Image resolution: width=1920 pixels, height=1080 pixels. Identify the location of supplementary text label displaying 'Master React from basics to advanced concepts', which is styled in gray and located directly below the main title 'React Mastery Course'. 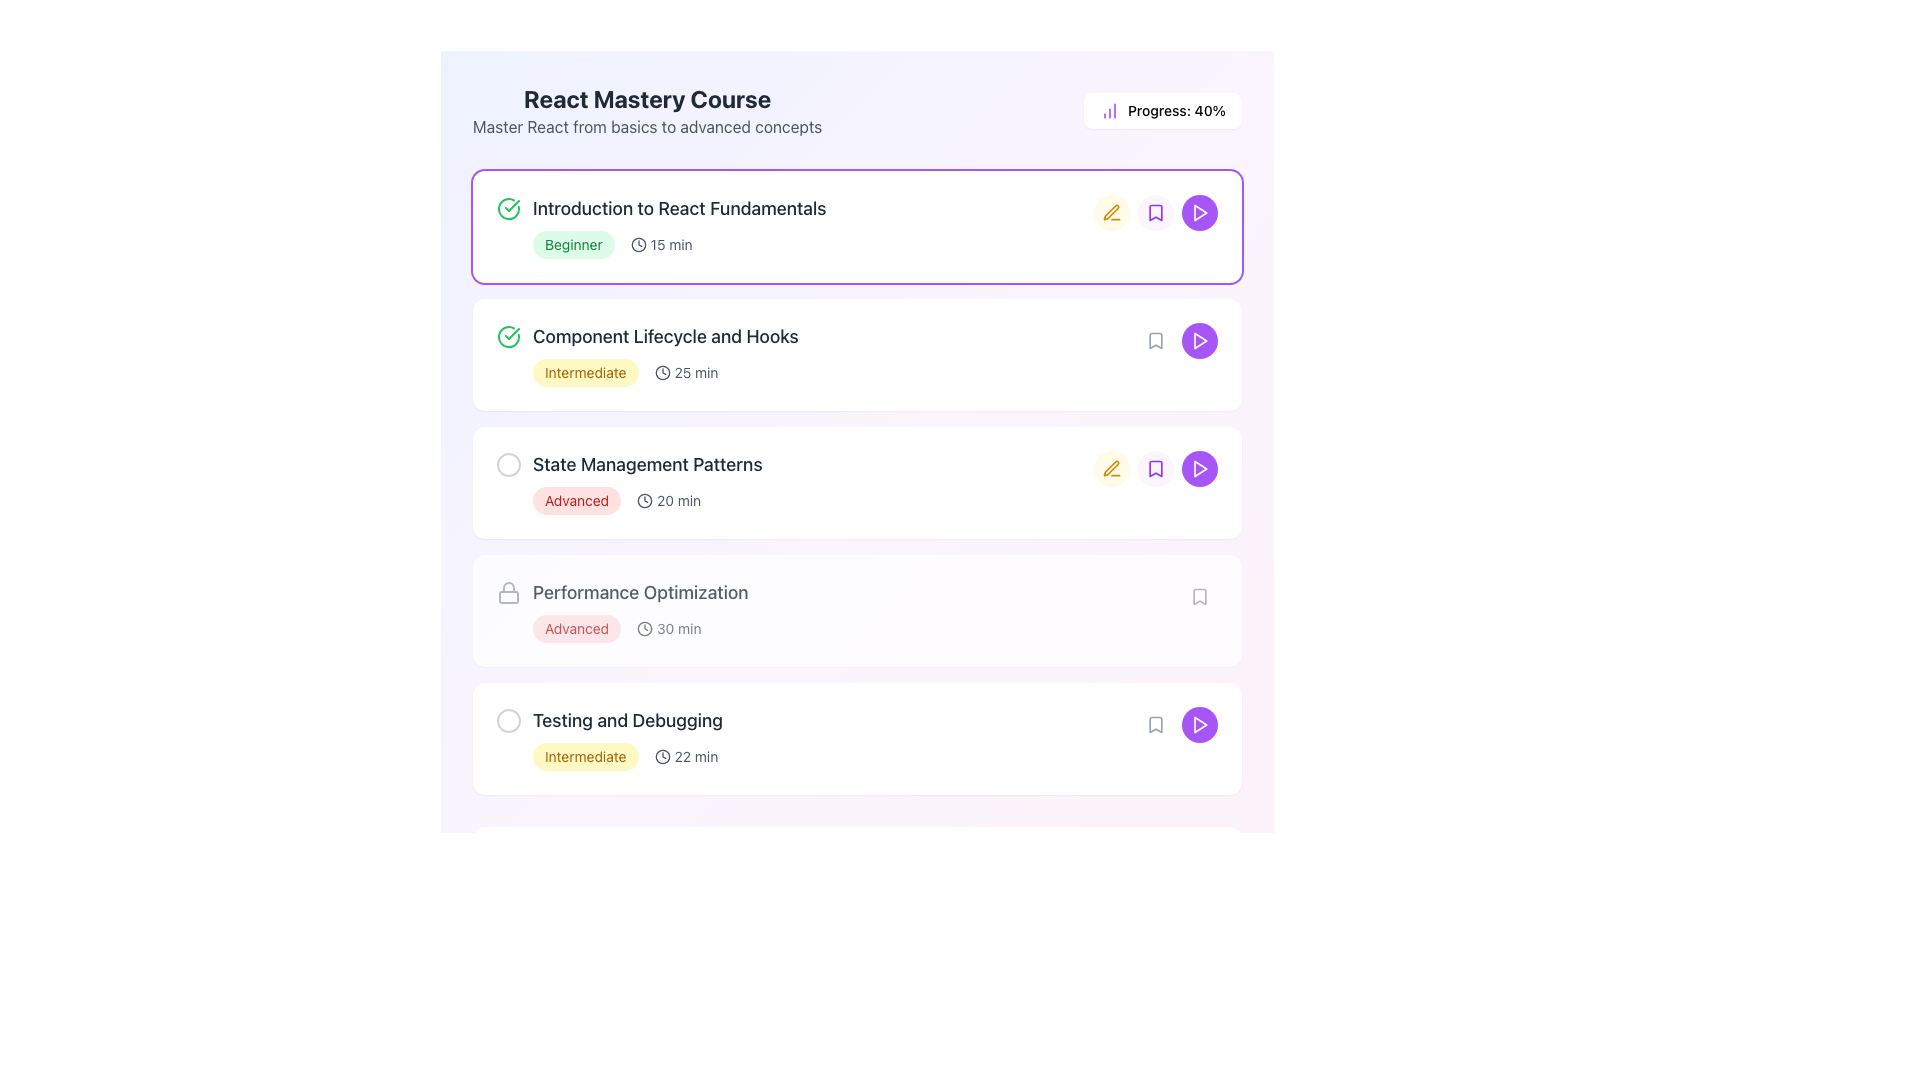
(647, 127).